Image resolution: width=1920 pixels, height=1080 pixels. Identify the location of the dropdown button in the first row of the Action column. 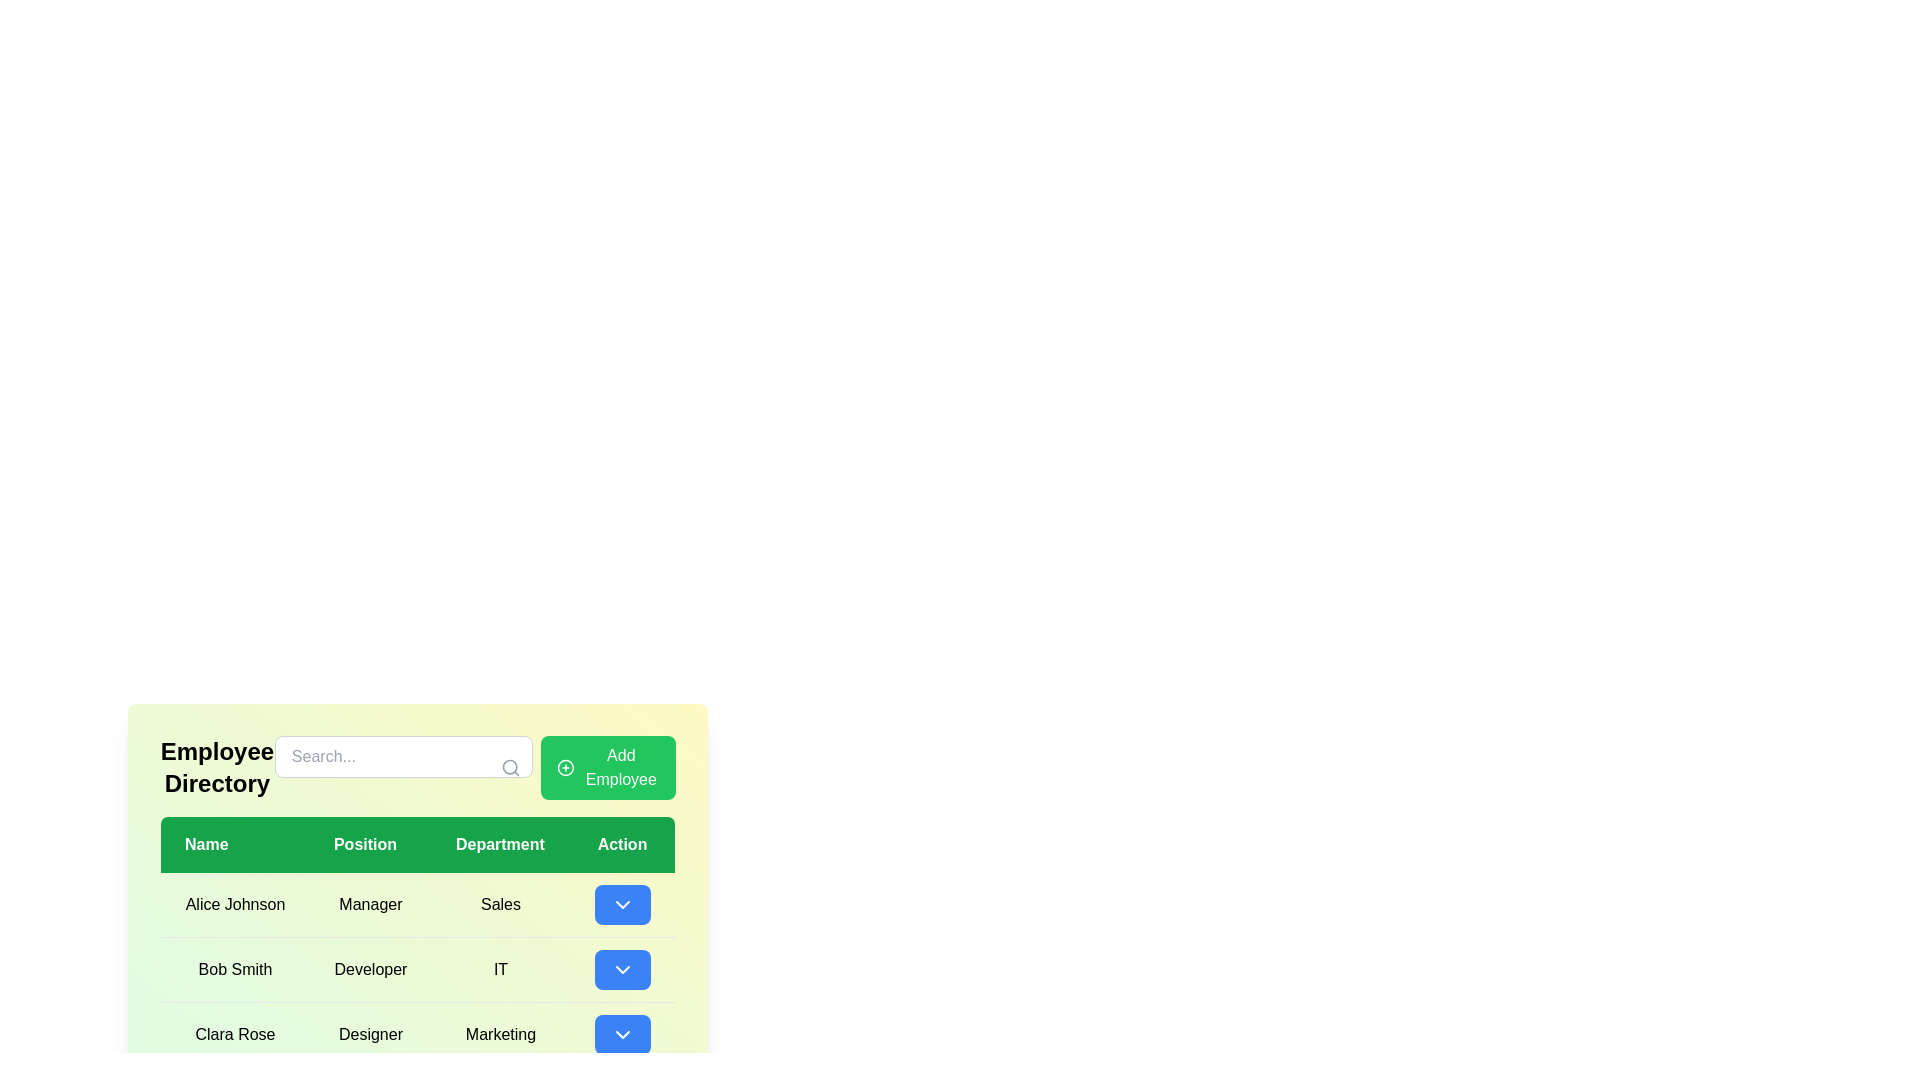
(621, 905).